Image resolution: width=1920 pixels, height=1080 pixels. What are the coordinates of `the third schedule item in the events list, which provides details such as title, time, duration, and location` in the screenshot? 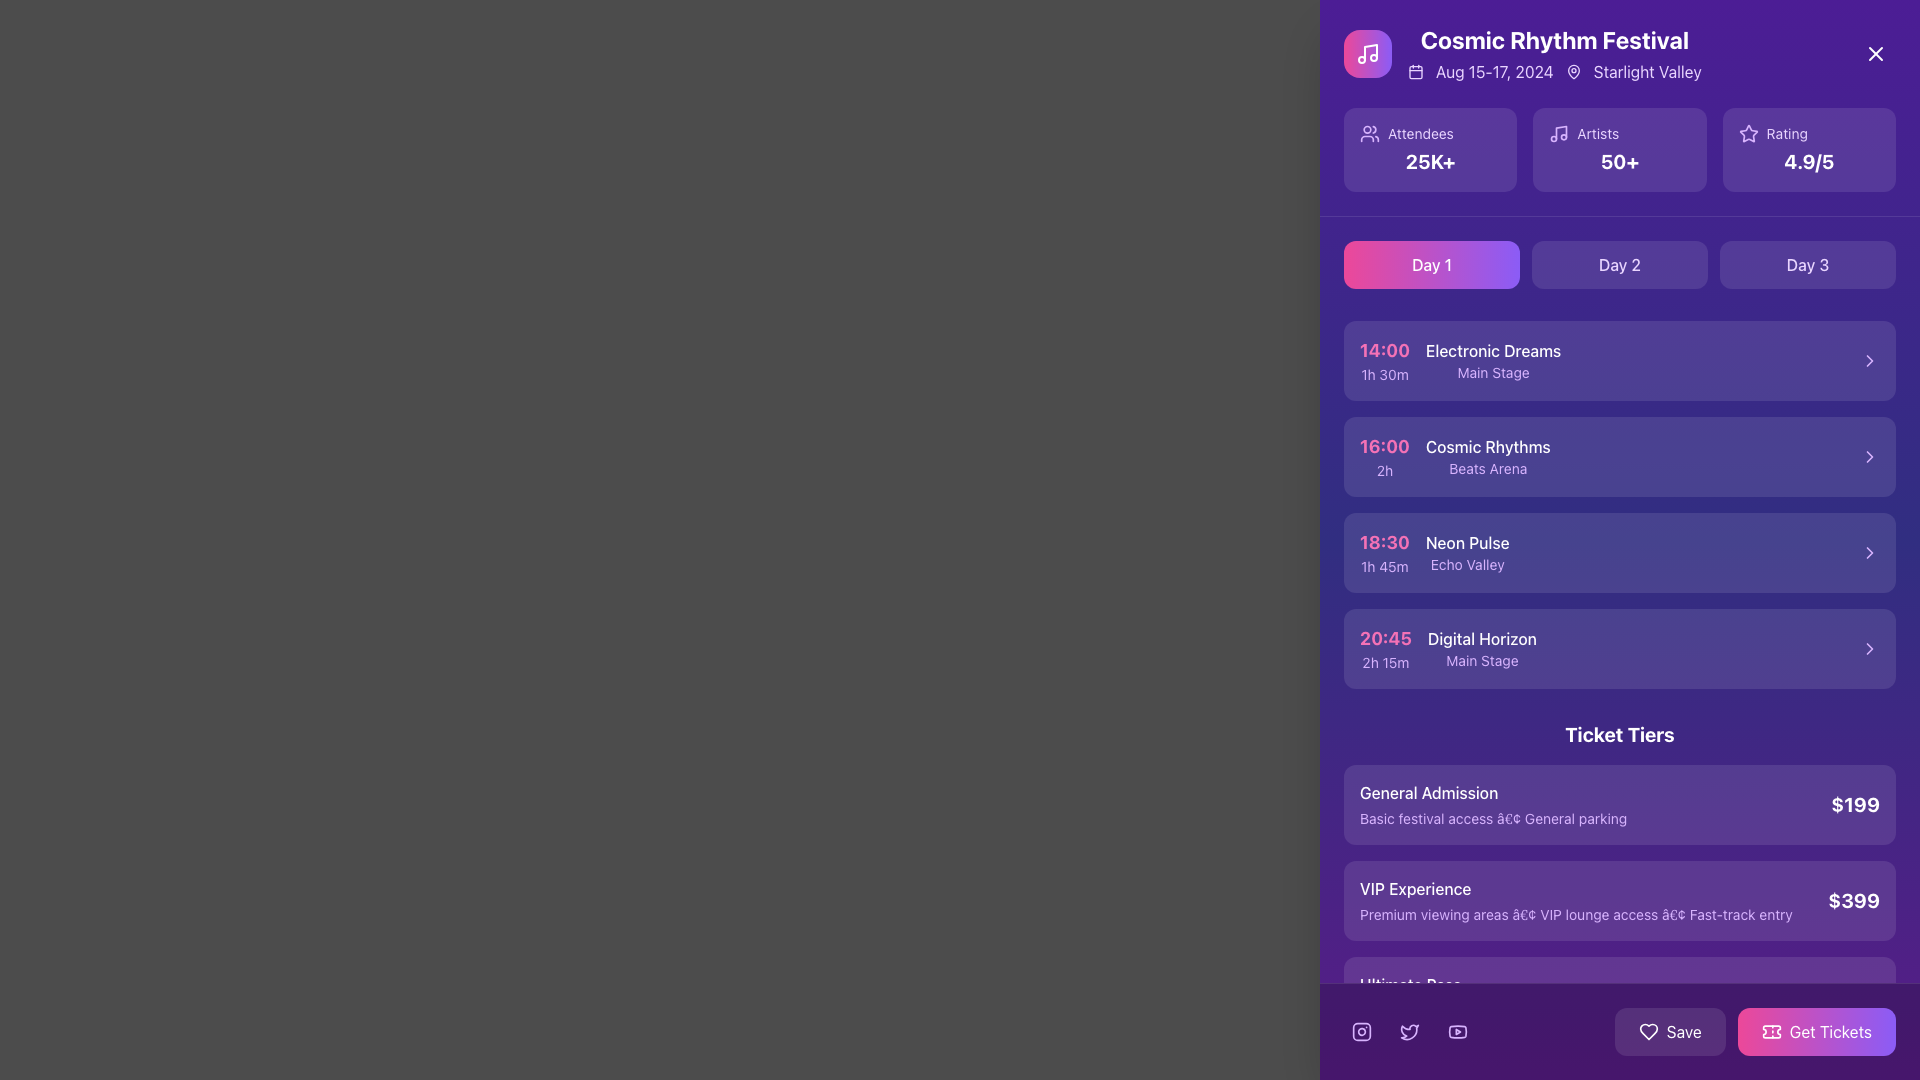 It's located at (1620, 504).